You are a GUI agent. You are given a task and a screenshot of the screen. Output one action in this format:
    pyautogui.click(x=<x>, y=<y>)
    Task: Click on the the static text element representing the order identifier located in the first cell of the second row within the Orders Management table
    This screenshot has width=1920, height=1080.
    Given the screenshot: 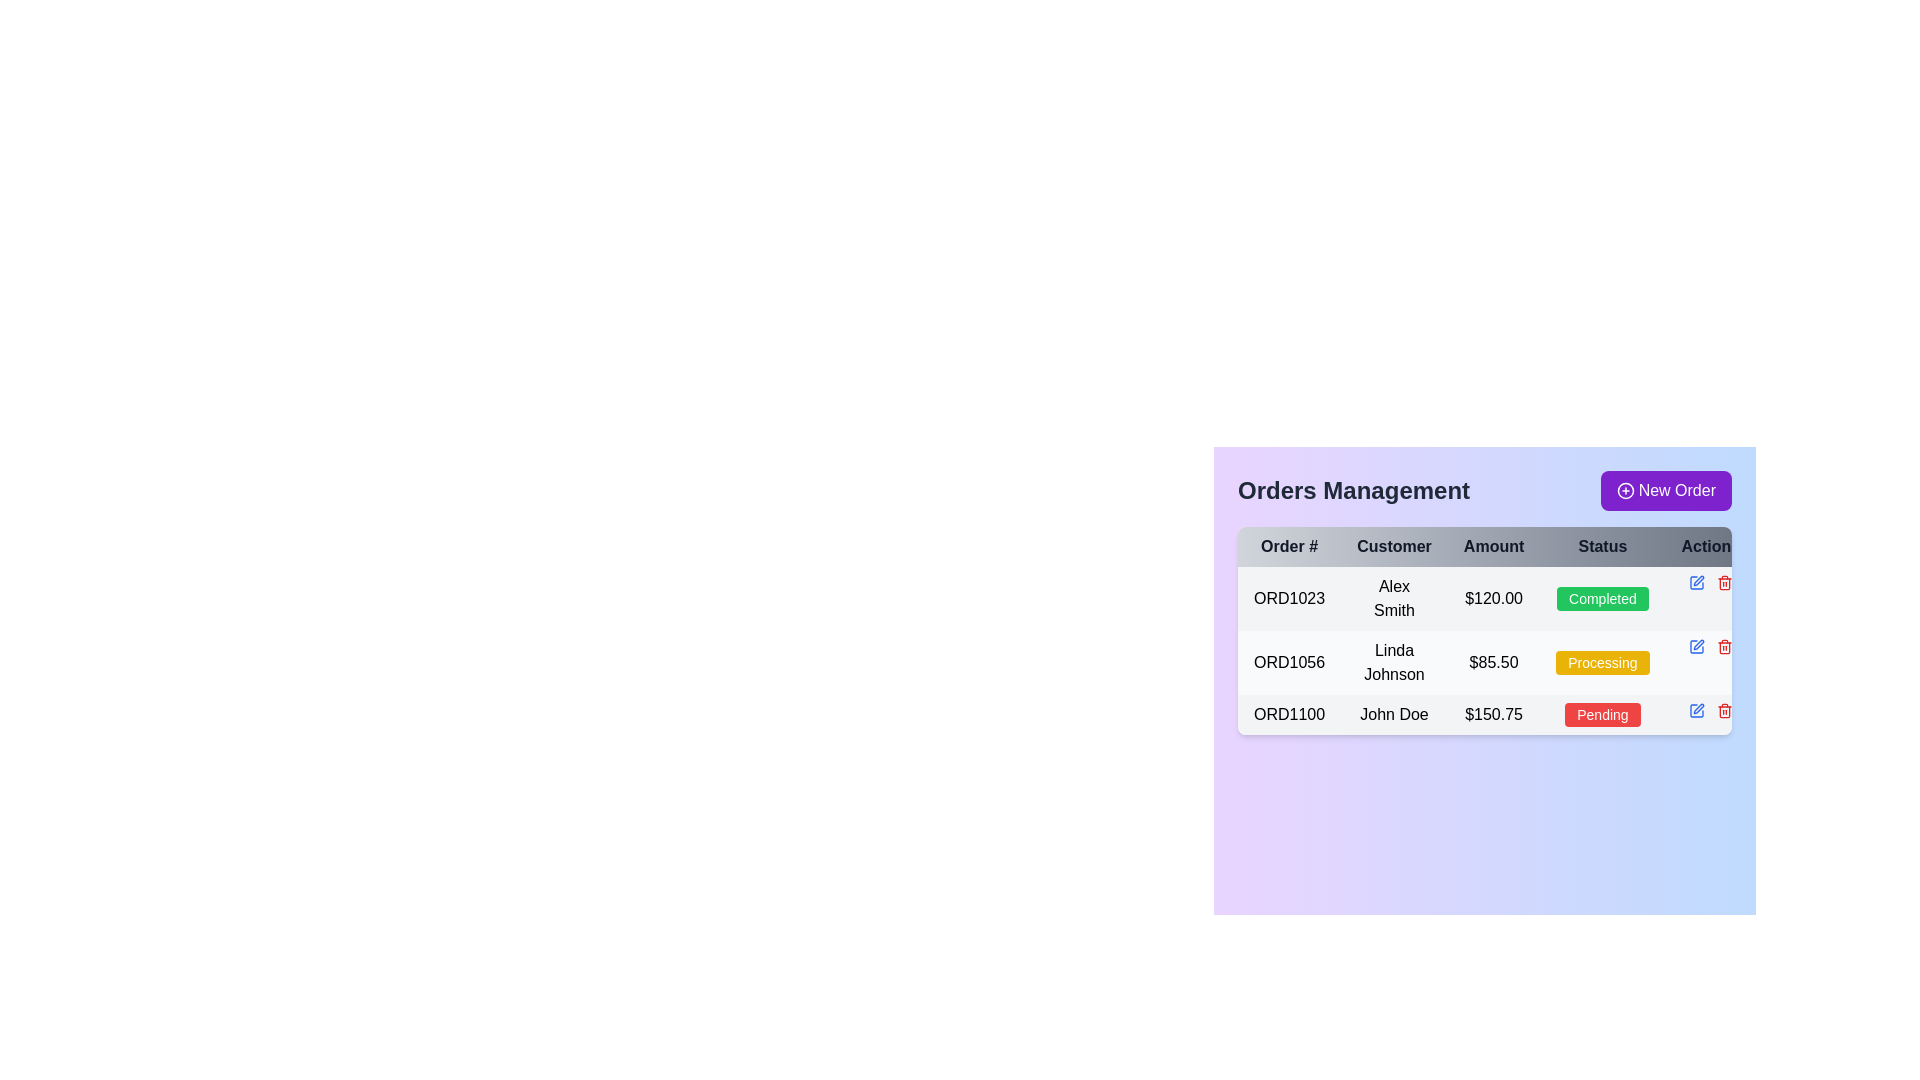 What is the action you would take?
    pyautogui.click(x=1289, y=663)
    